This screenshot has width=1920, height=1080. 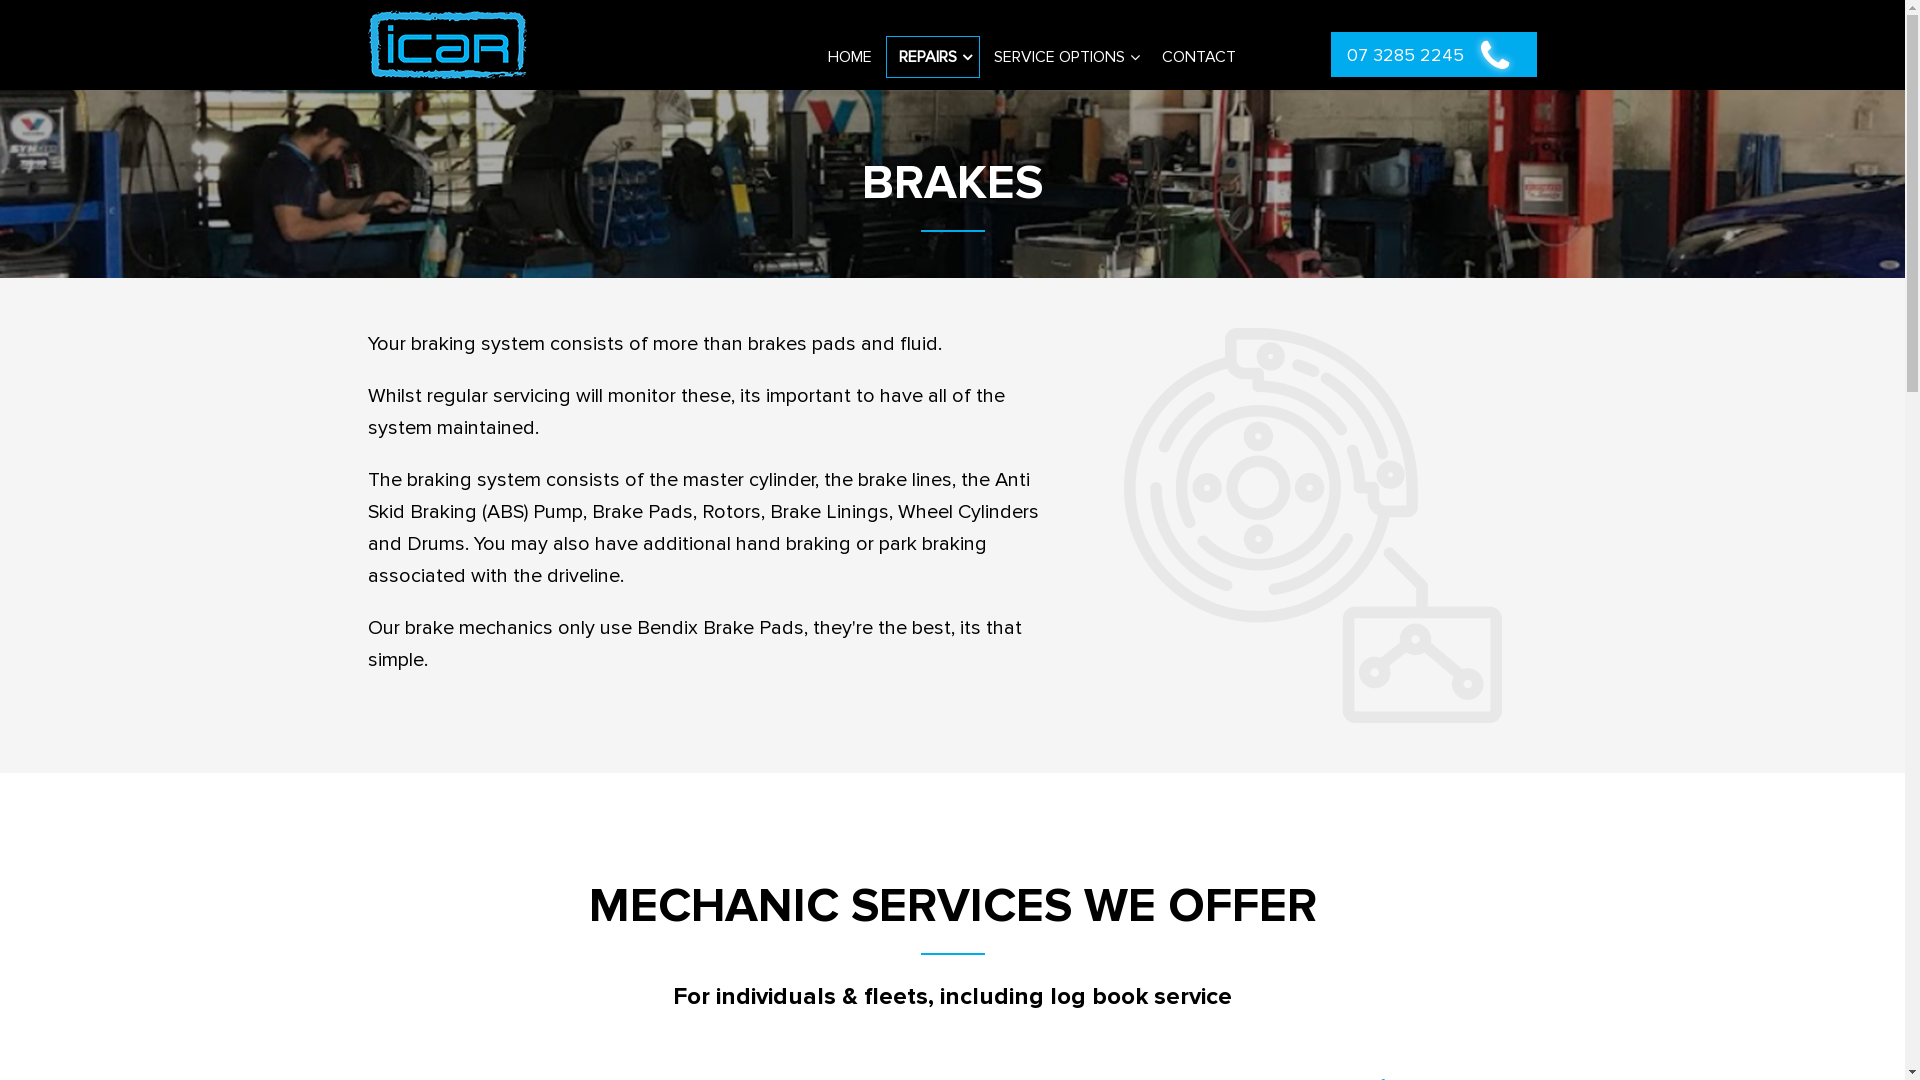 I want to click on 'CONTACT', so click(x=1199, y=56).